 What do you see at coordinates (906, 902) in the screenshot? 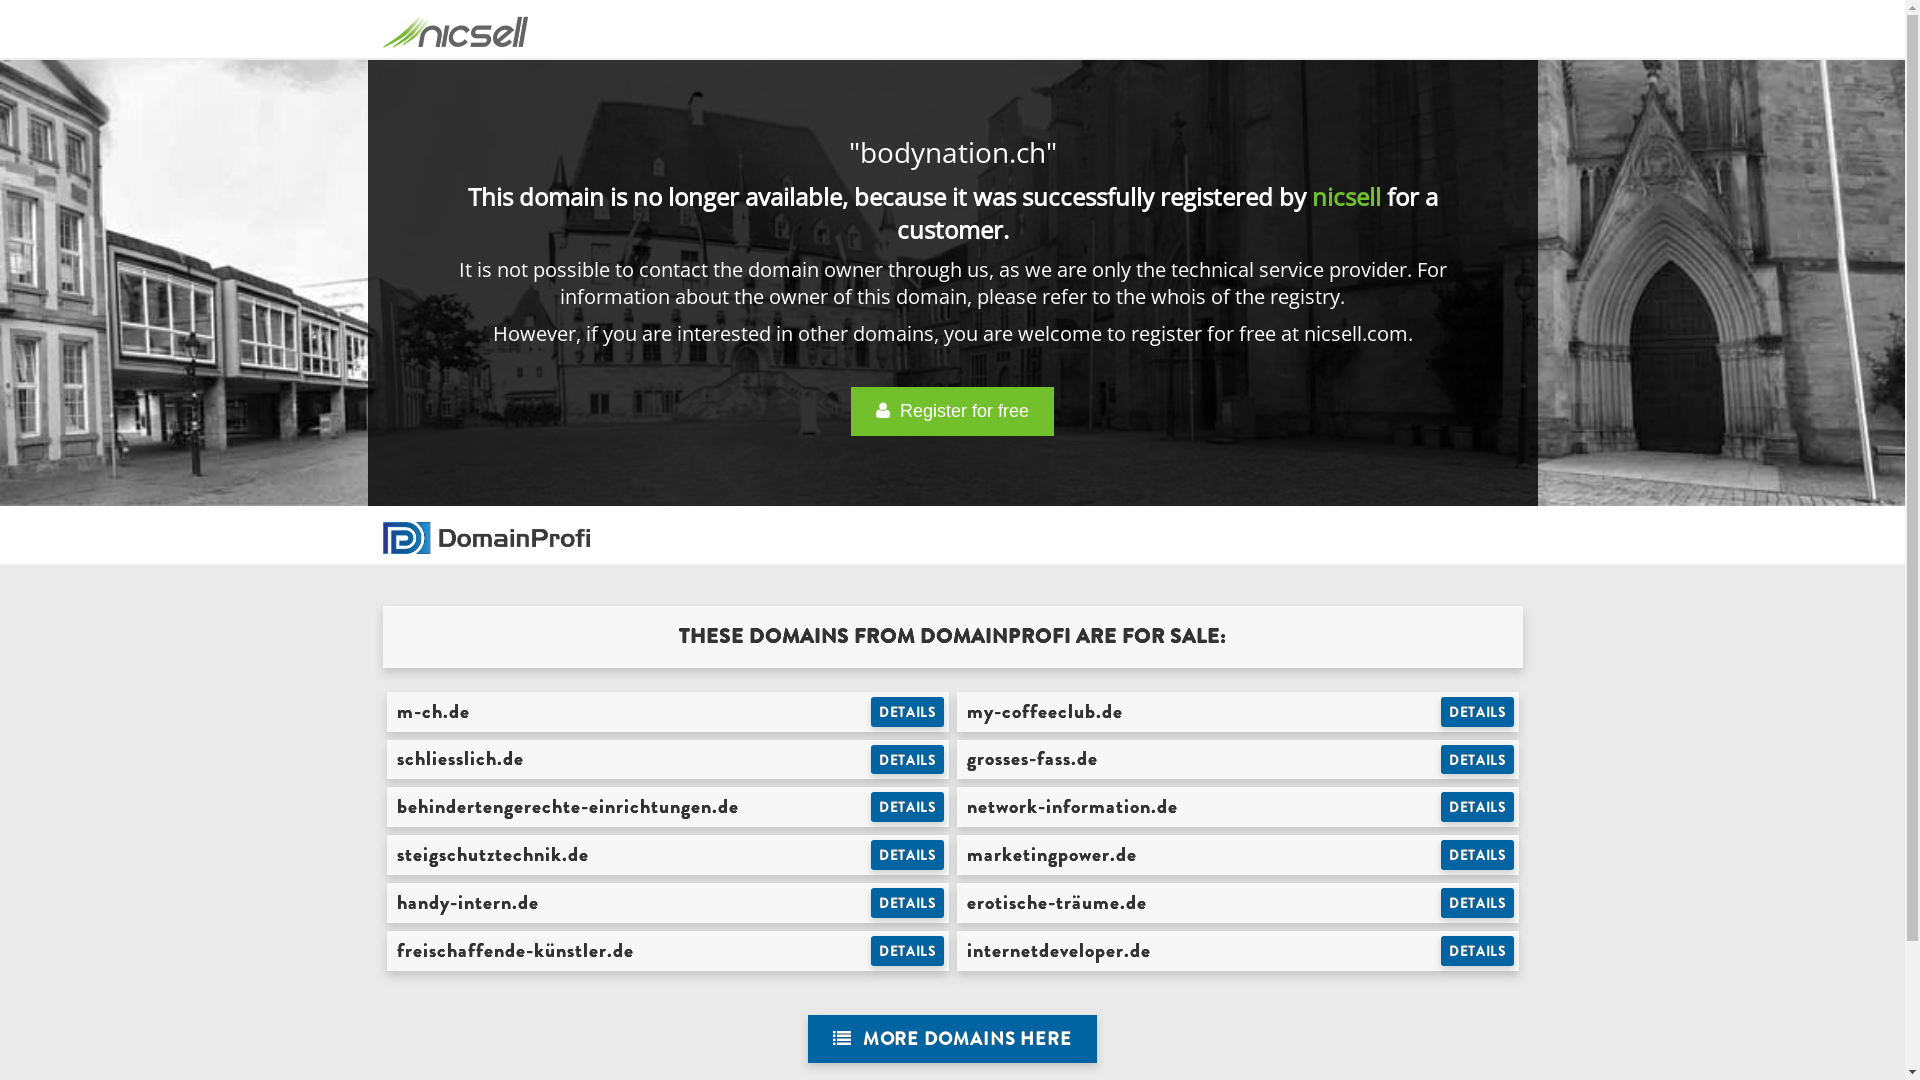
I see `'DETAILS'` at bounding box center [906, 902].